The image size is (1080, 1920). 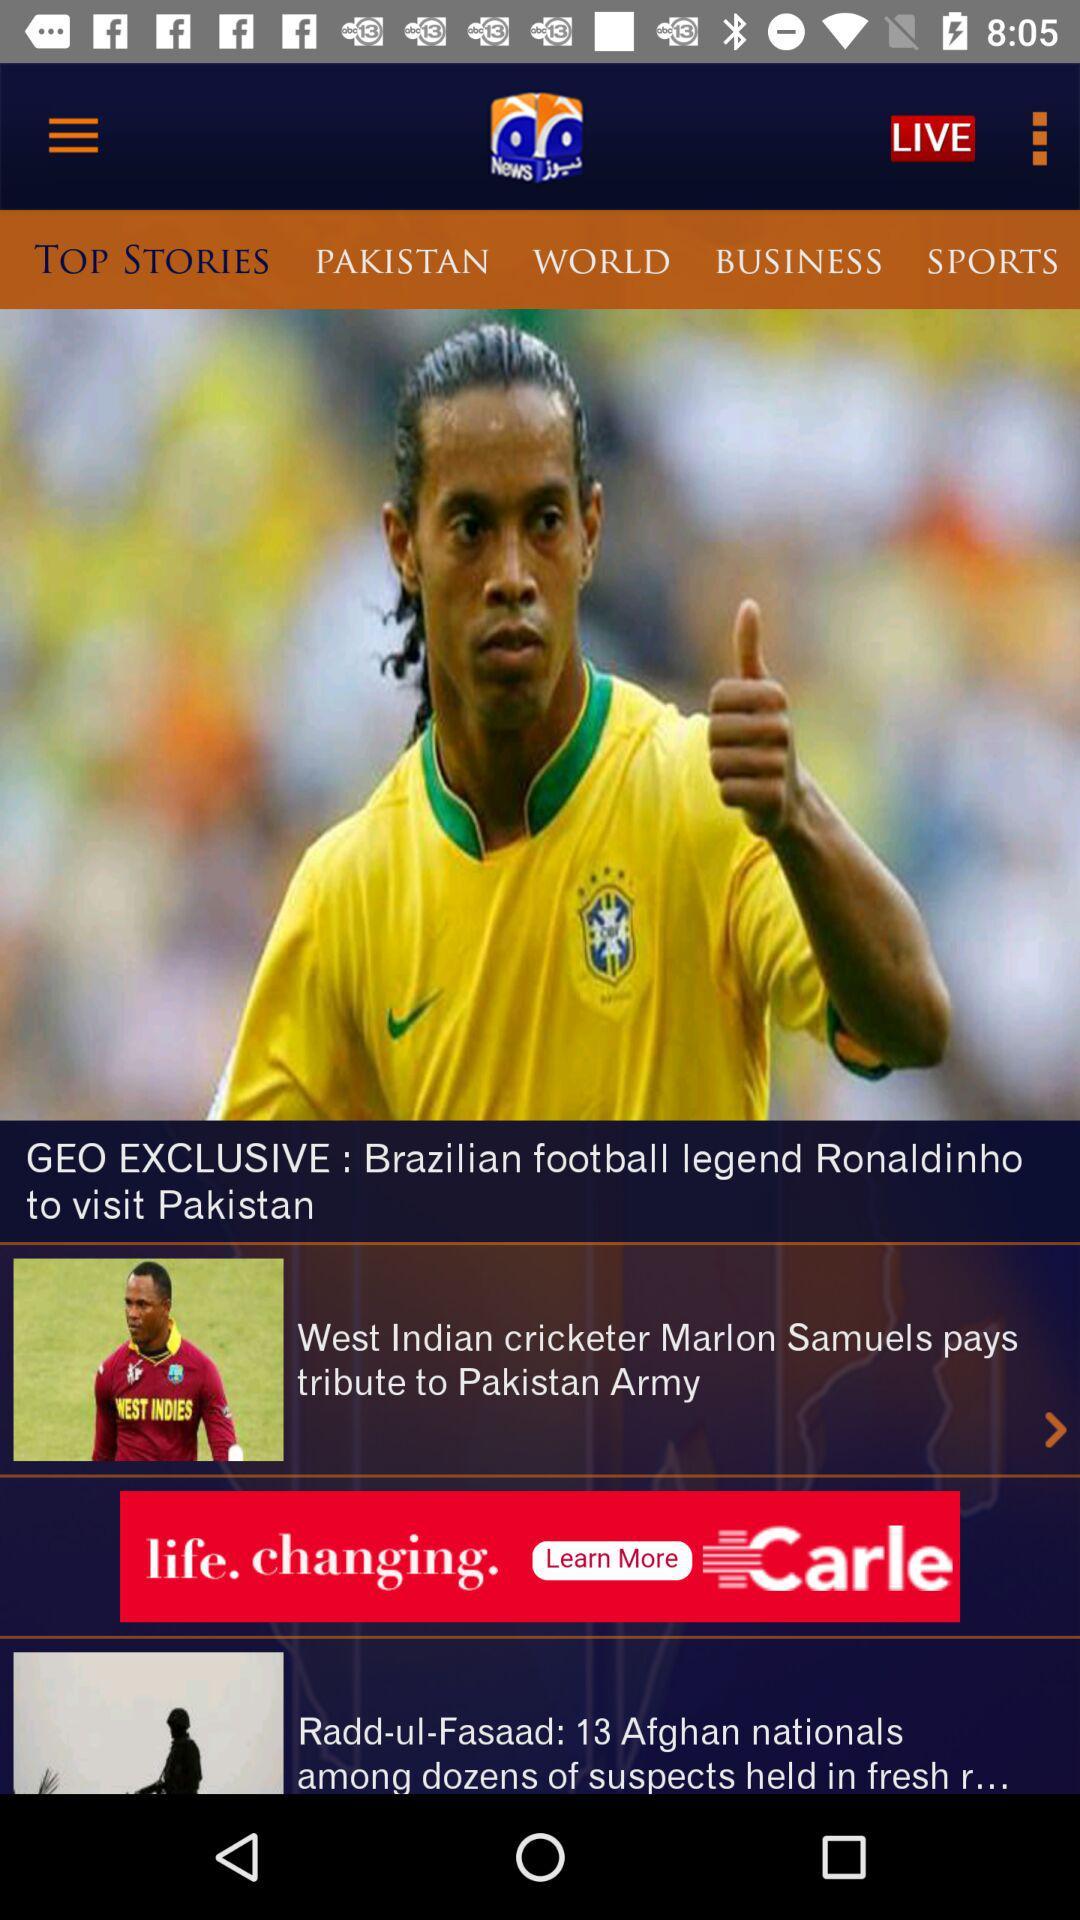 What do you see at coordinates (1055, 1429) in the screenshot?
I see `the arrow` at bounding box center [1055, 1429].